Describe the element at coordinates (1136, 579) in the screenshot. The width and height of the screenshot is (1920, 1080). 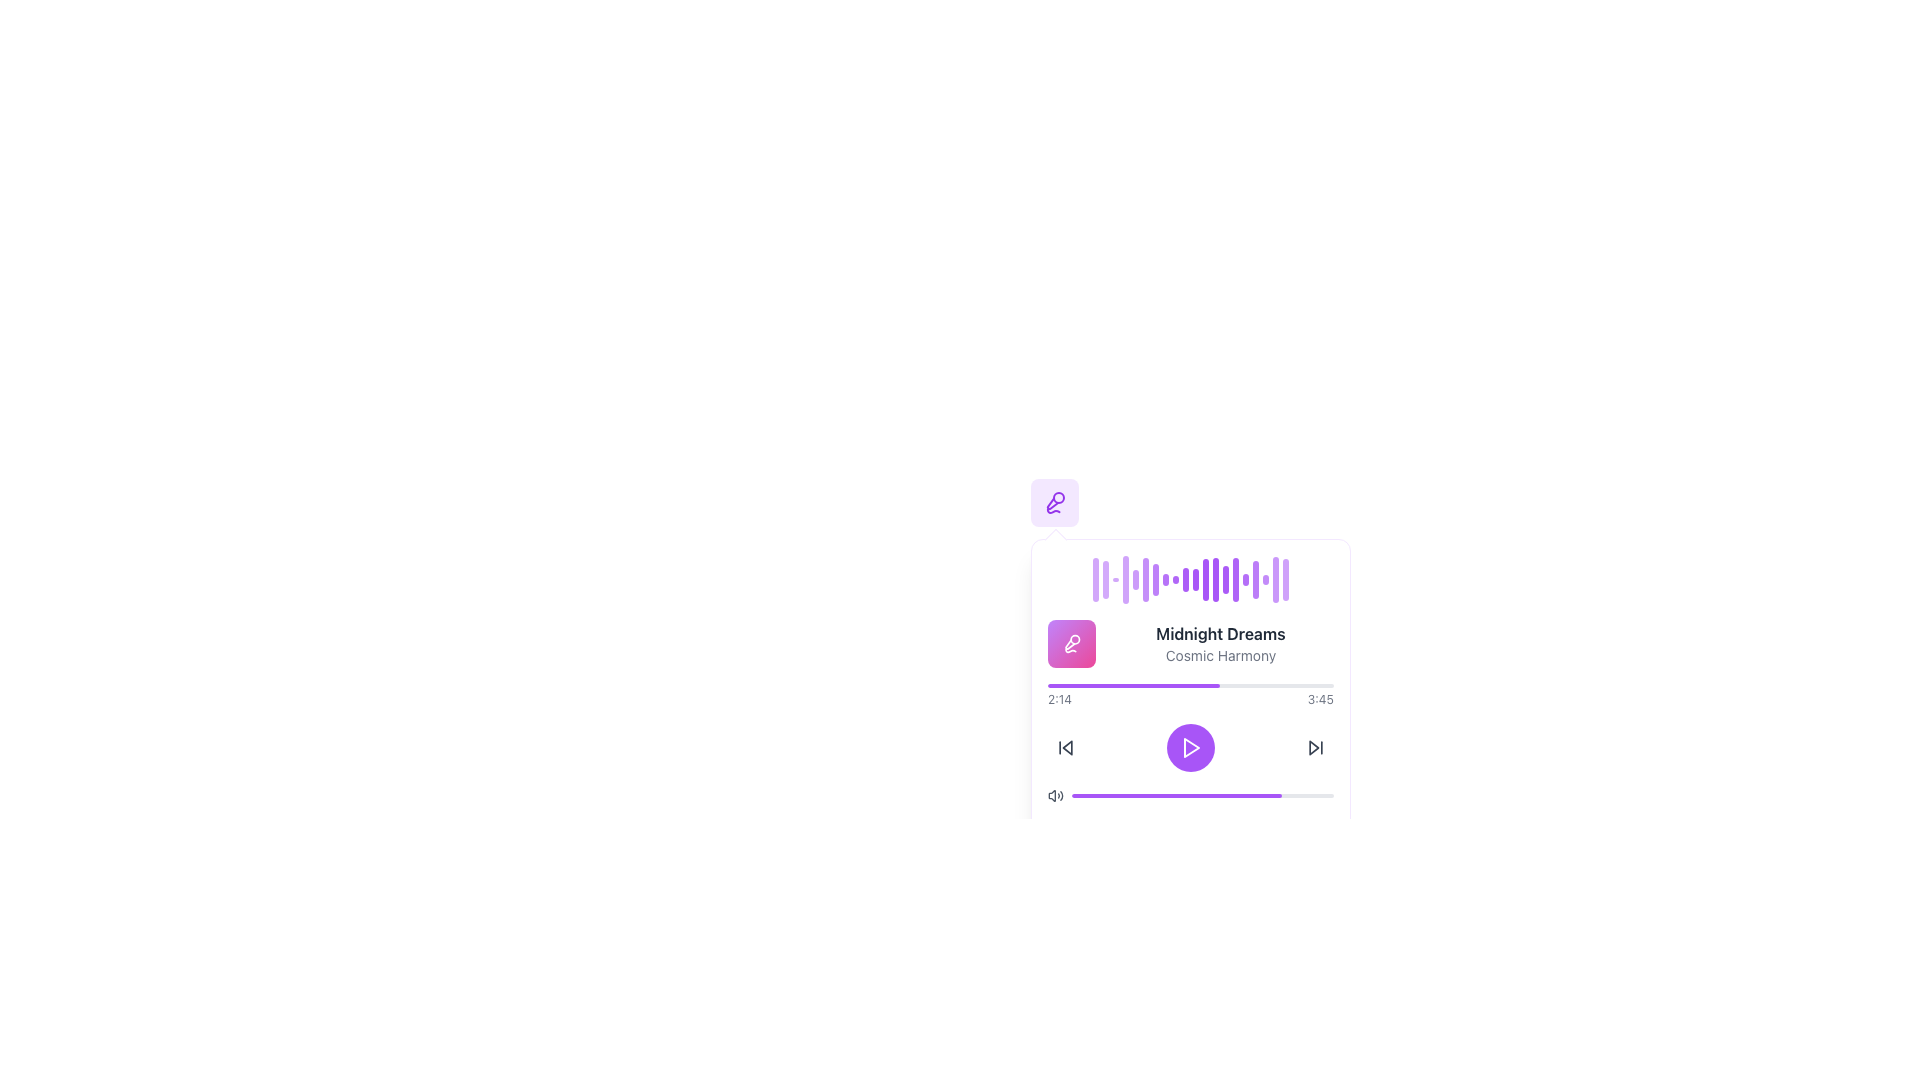
I see `the animation of the fifth vertical equalizer bar with a purple gradient fill in the music player interface` at that location.